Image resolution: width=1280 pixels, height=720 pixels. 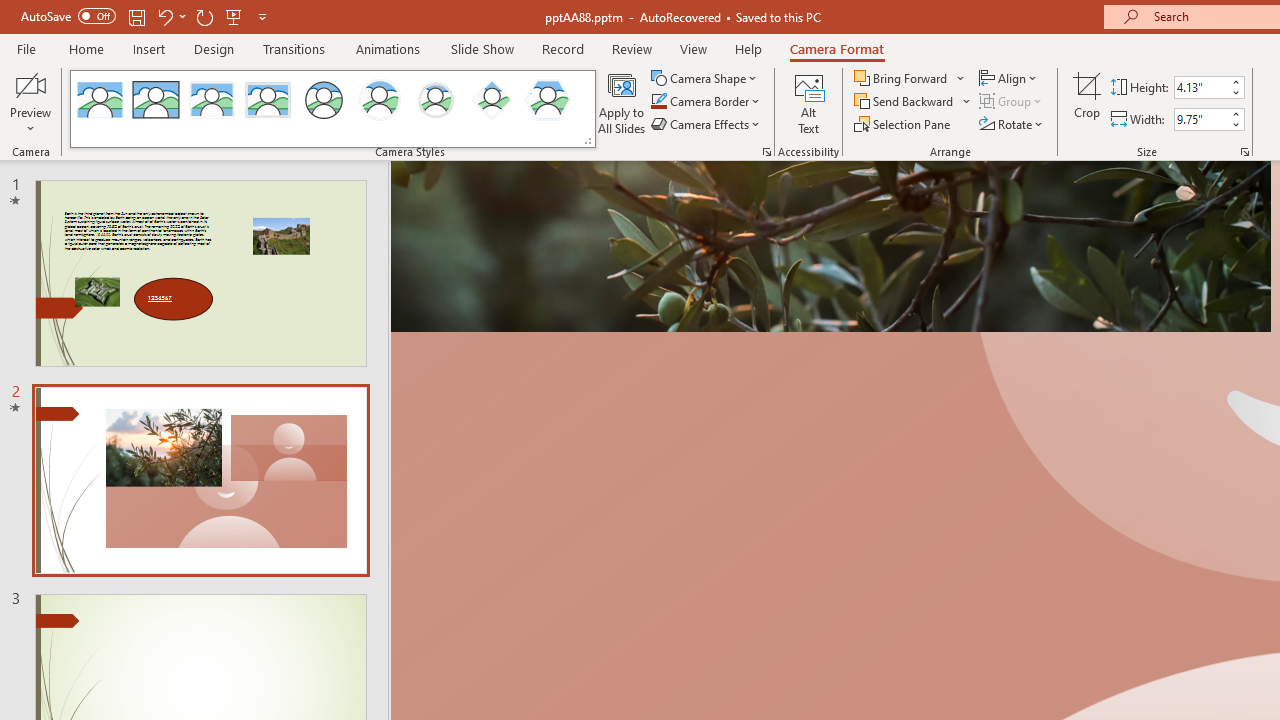 What do you see at coordinates (912, 101) in the screenshot?
I see `'Send Backward'` at bounding box center [912, 101].